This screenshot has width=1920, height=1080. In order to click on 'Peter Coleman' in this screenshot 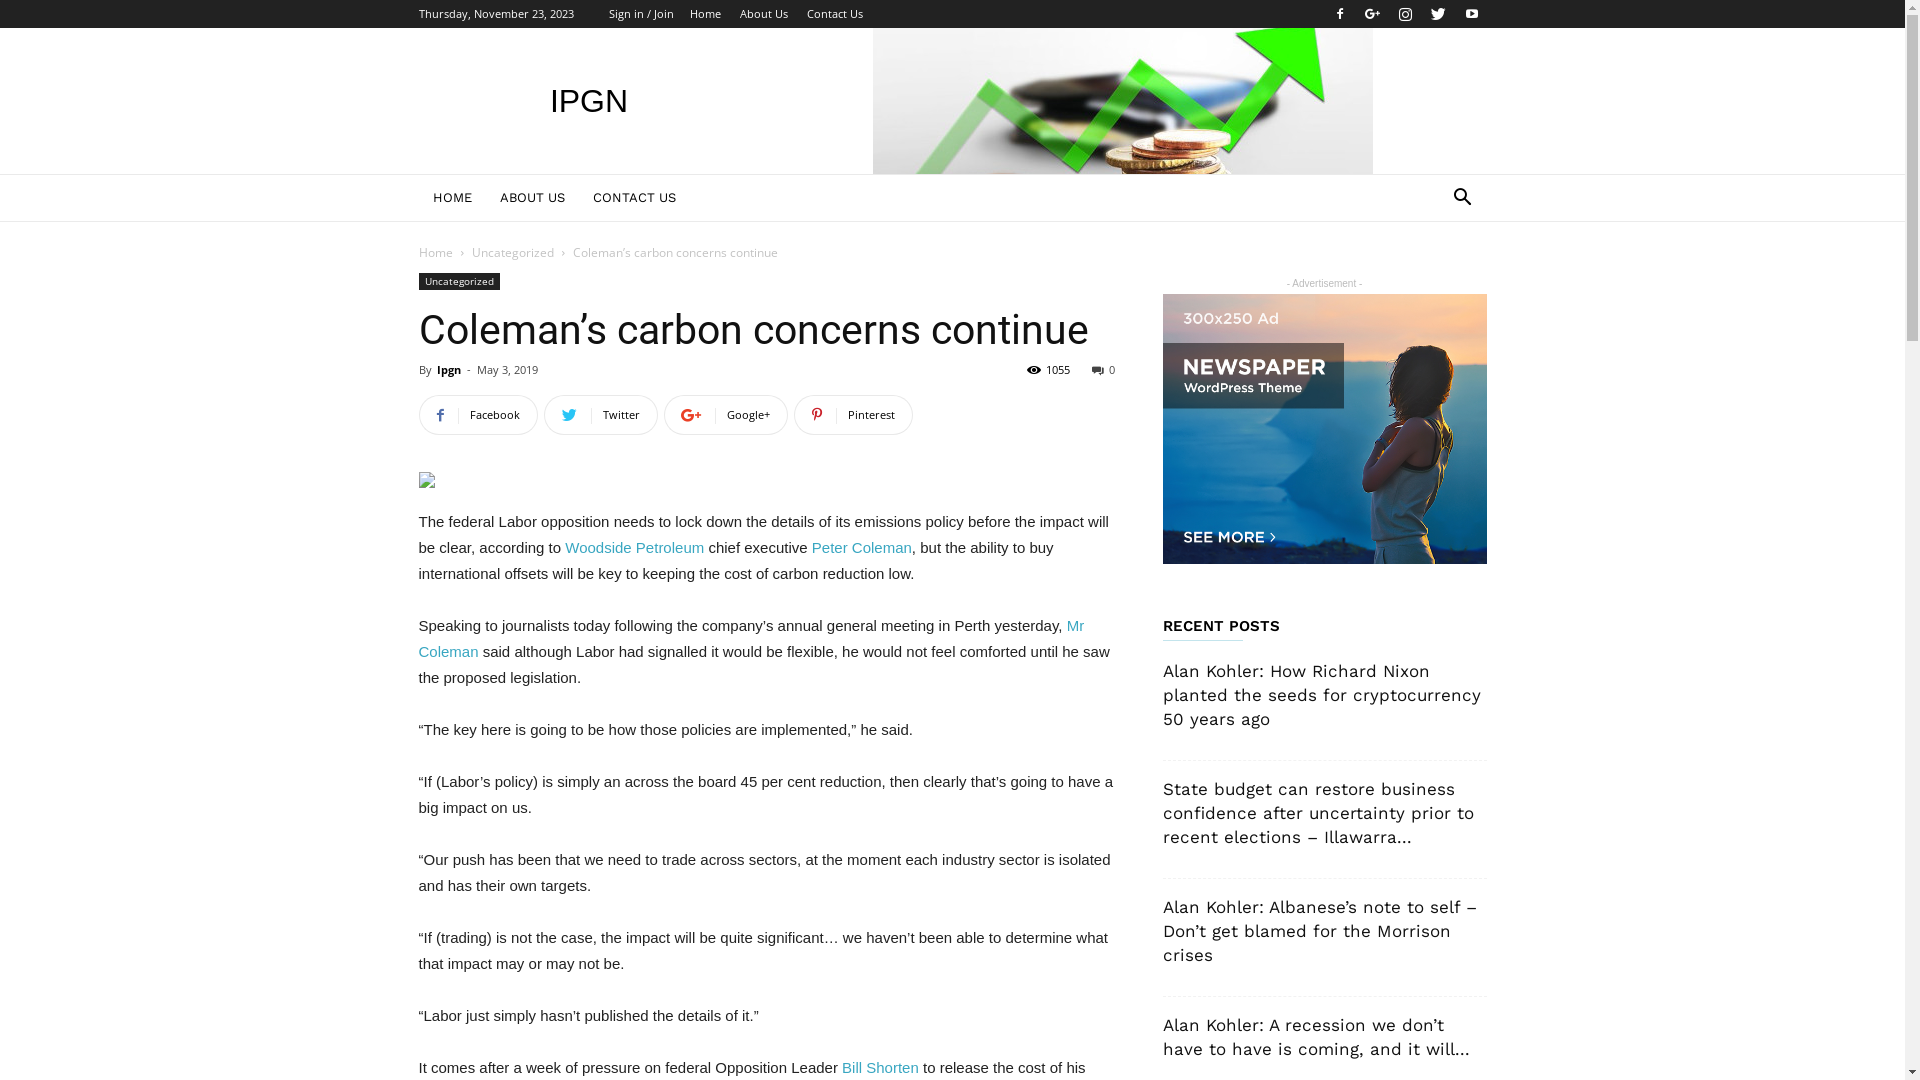, I will do `click(862, 547)`.